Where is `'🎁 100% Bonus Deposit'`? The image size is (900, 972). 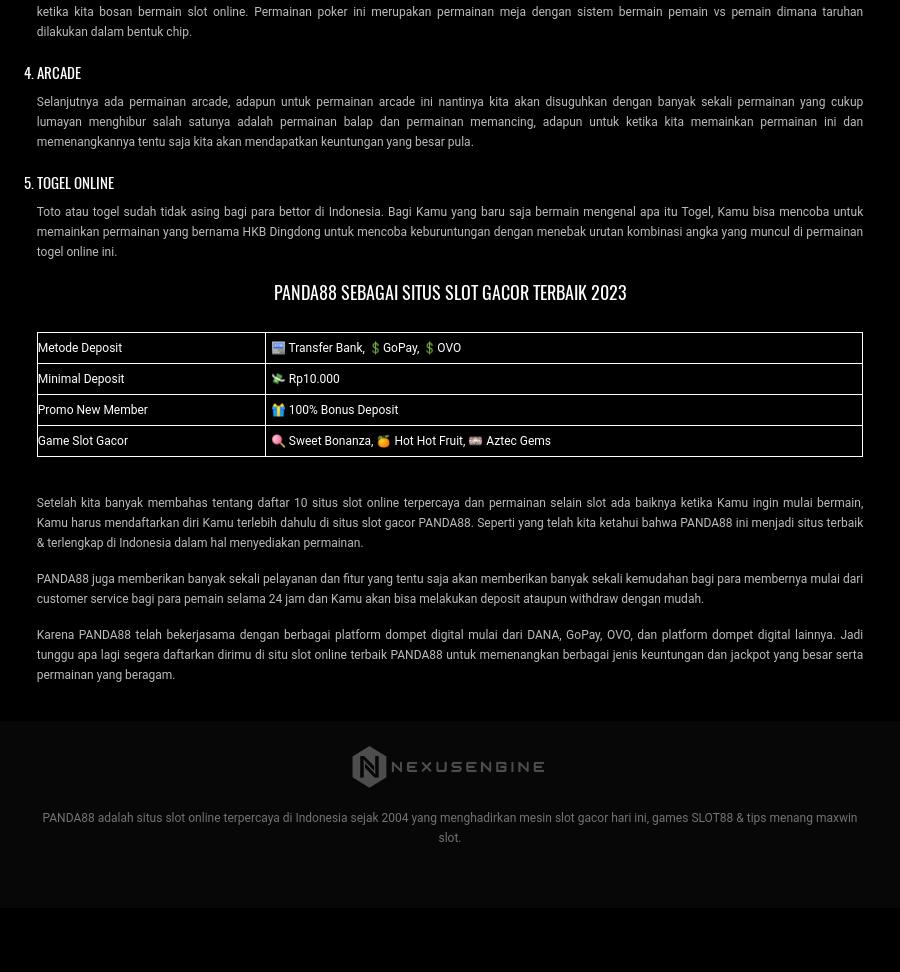 '🎁 100% Bonus Deposit' is located at coordinates (269, 409).